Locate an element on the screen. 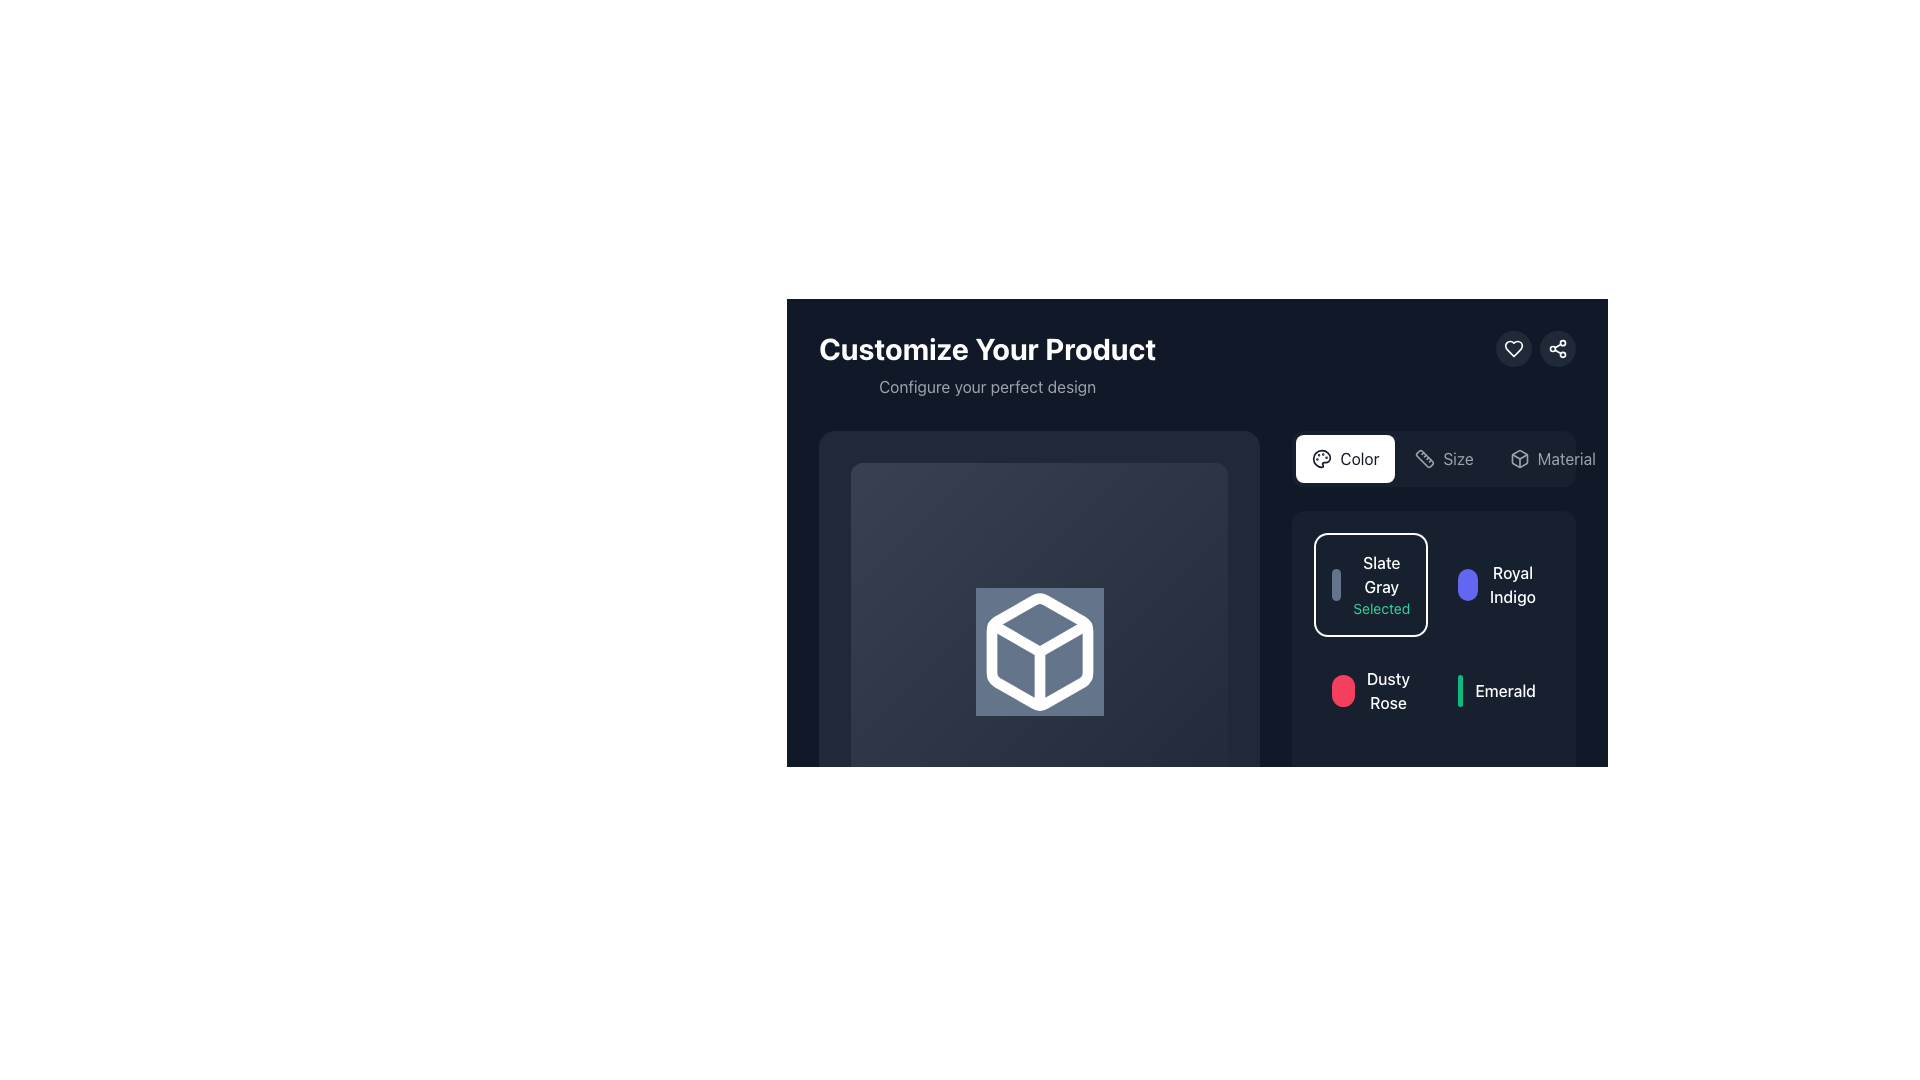 Image resolution: width=1920 pixels, height=1080 pixels. 'Royal Indigo' label located in the top-right section of the interface under the 'Color' tab in the customization panel, positioned right of the 'Slate Gray' selection is located at coordinates (1512, 585).